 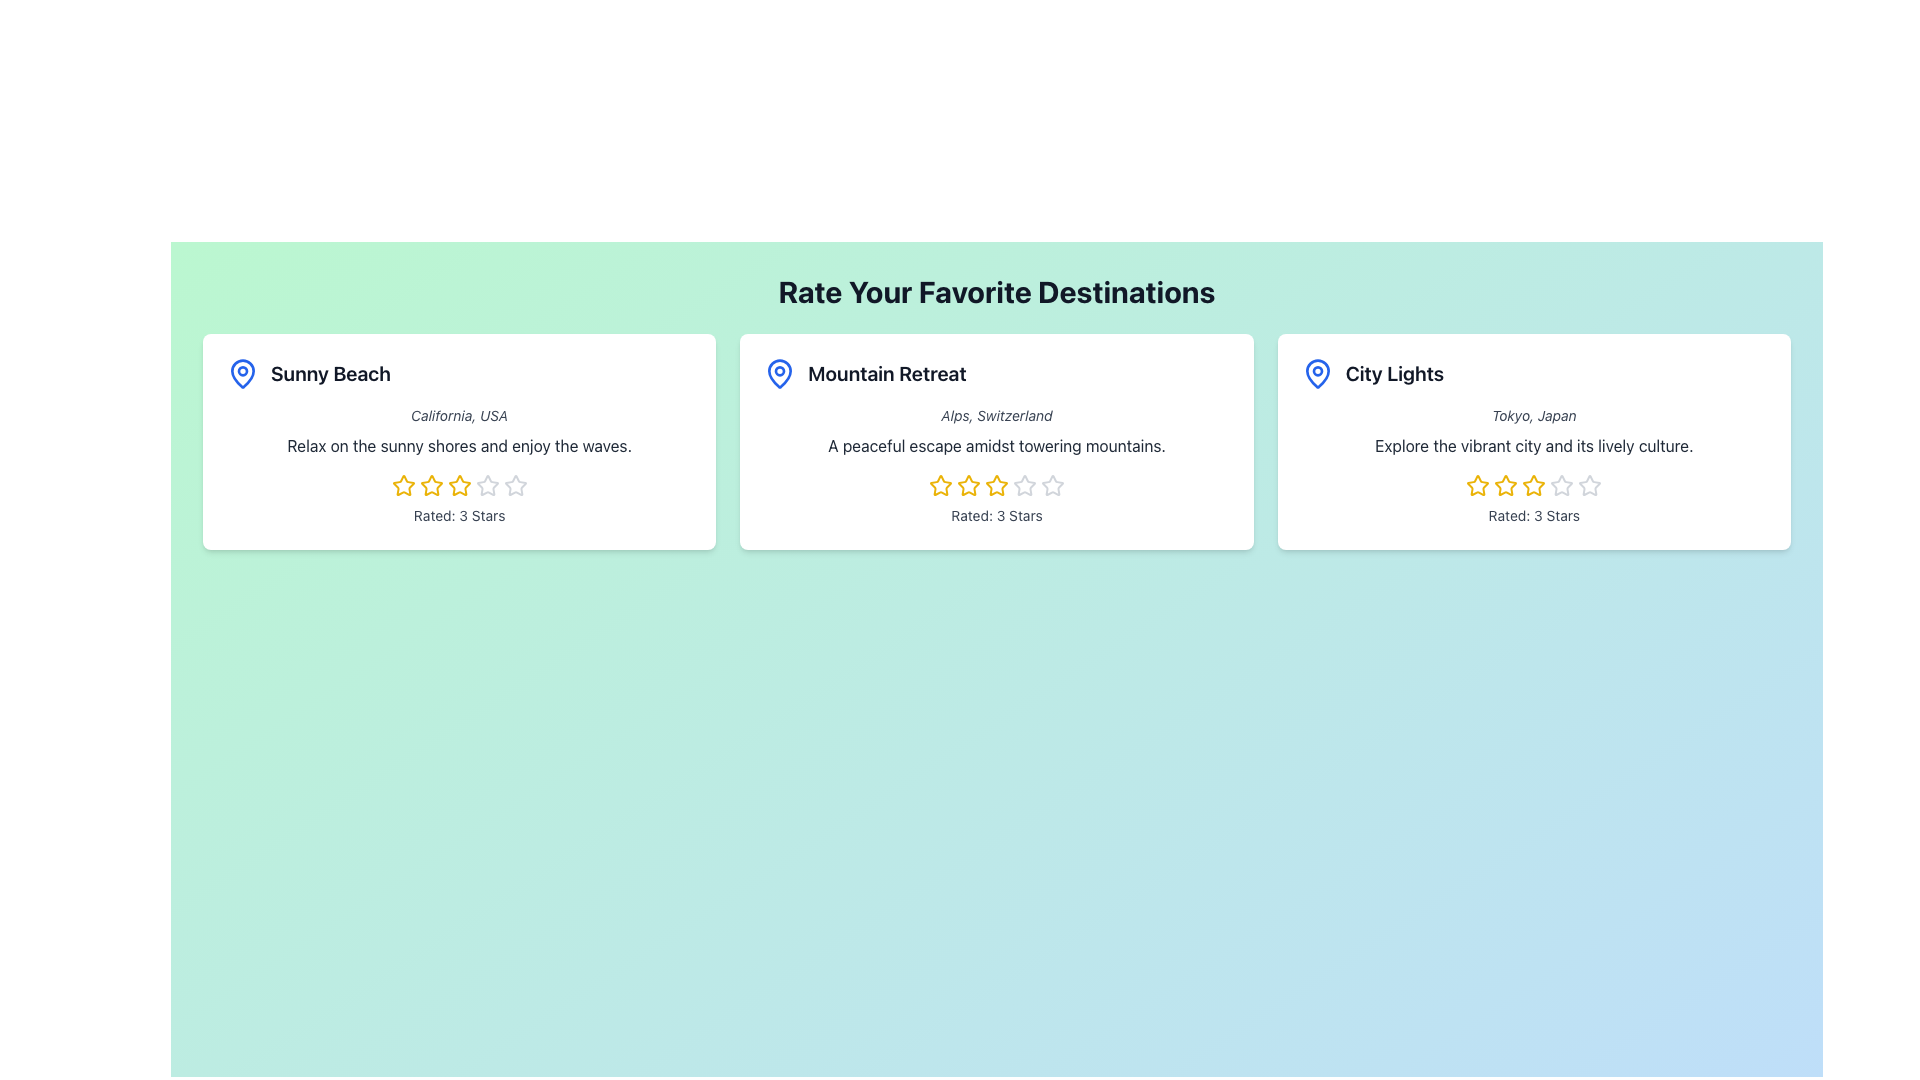 What do you see at coordinates (1533, 486) in the screenshot?
I see `the highlighted third star in the row of rating stars, which is part of the 'City Lights' card, located below the text 'Explore the vibrant city and its lively culture.'` at bounding box center [1533, 486].